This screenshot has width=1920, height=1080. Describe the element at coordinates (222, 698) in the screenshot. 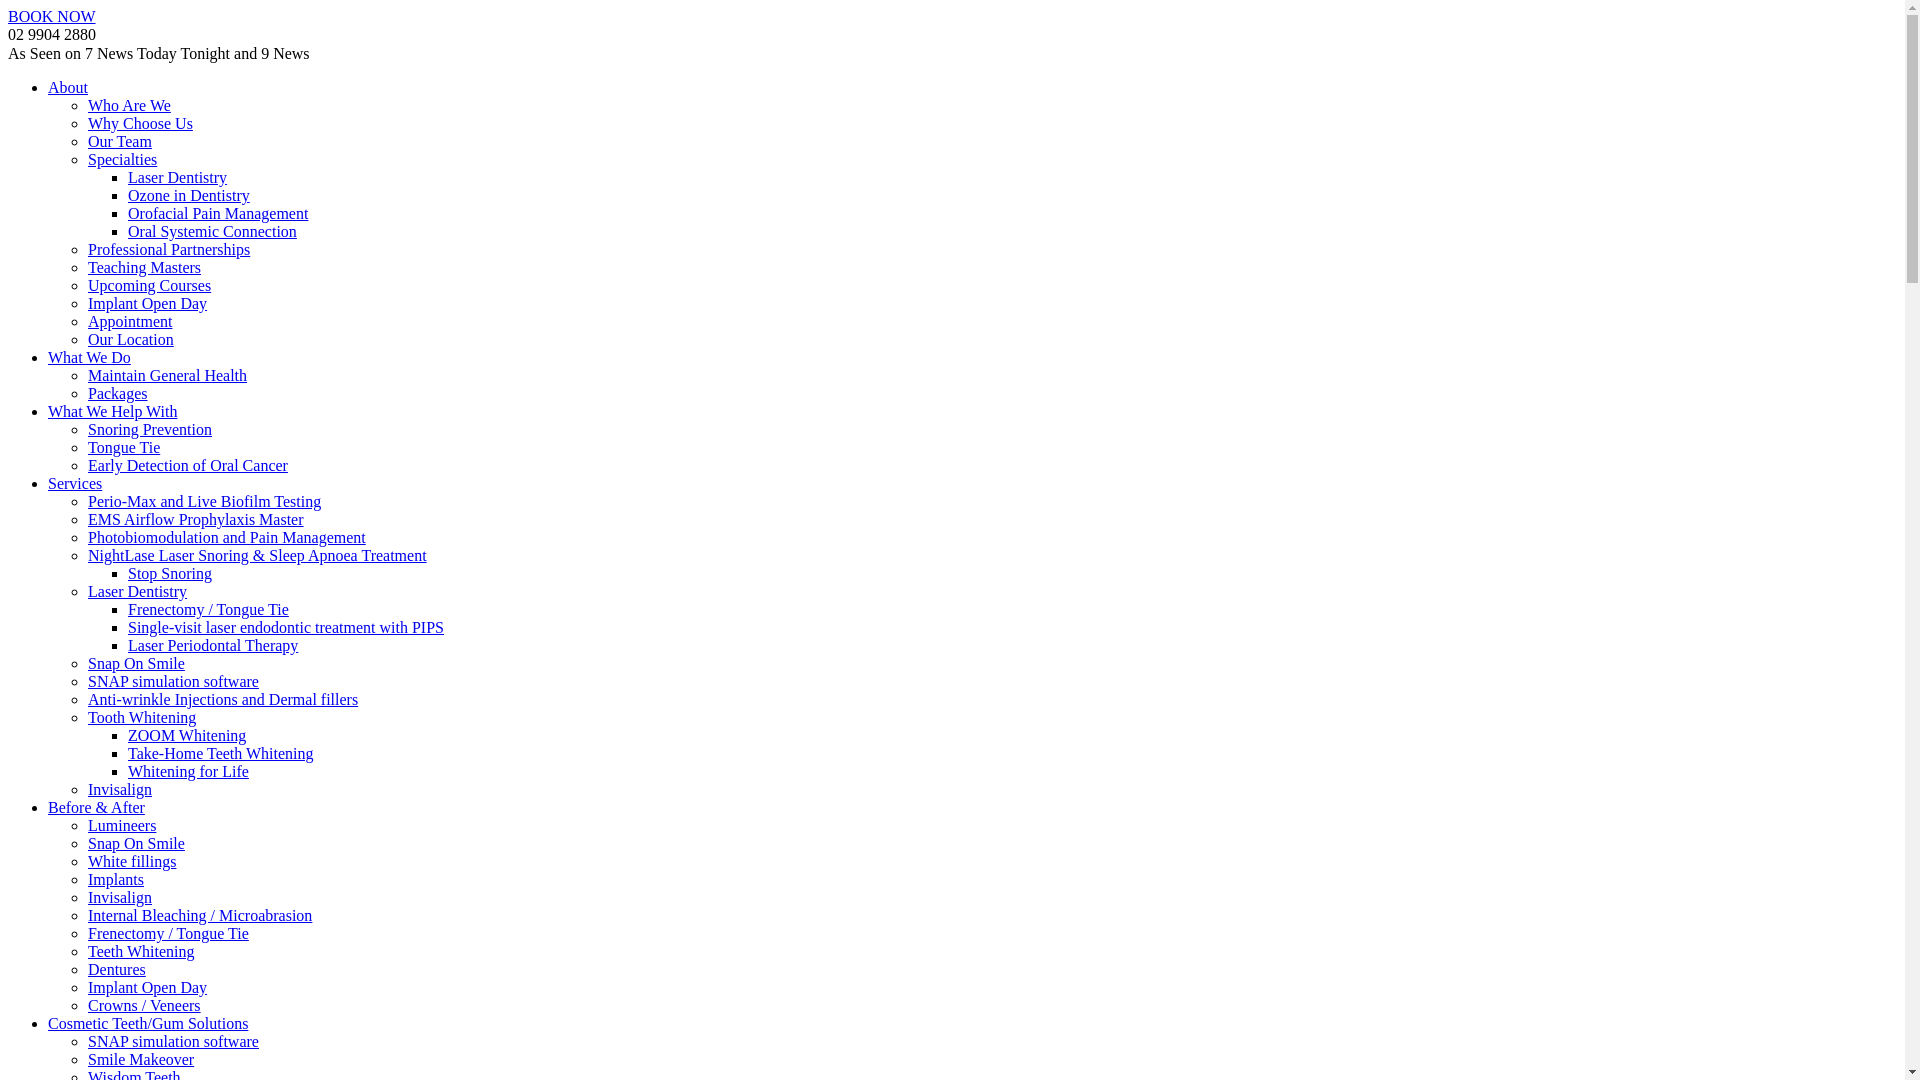

I see `'Anti-wrinkle Injections and Dermal fillers'` at that location.